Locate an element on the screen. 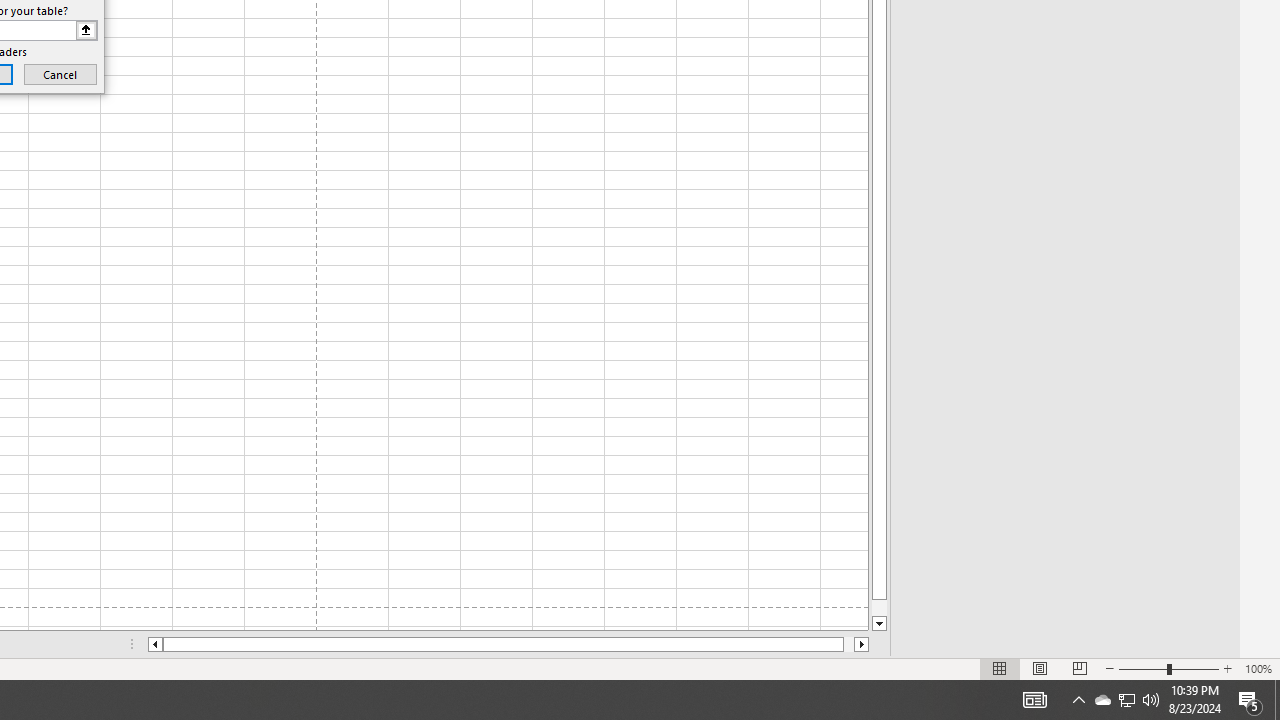 The width and height of the screenshot is (1280, 720). 'Zoom Out' is located at coordinates (1143, 669).